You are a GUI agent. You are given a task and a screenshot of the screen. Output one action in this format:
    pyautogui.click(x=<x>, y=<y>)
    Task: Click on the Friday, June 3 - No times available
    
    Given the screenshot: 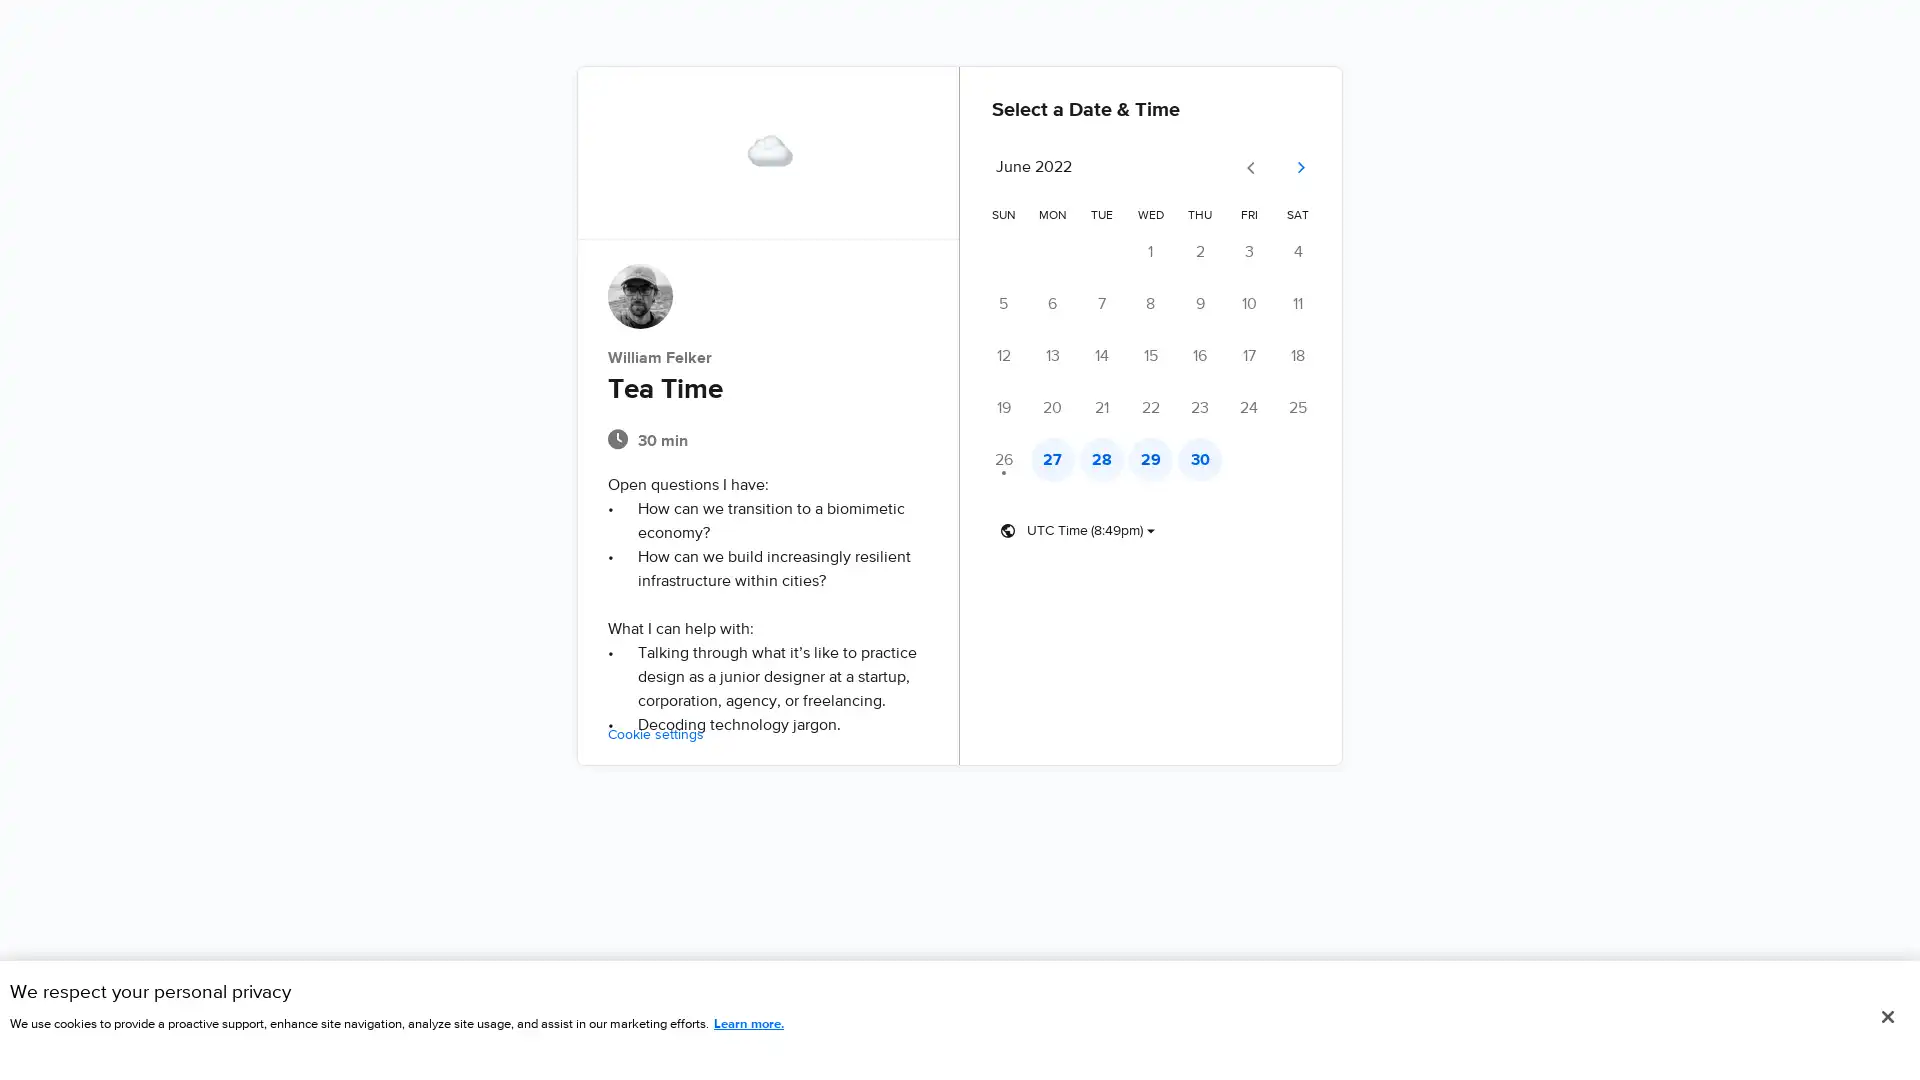 What is the action you would take?
    pyautogui.click(x=1261, y=250)
    